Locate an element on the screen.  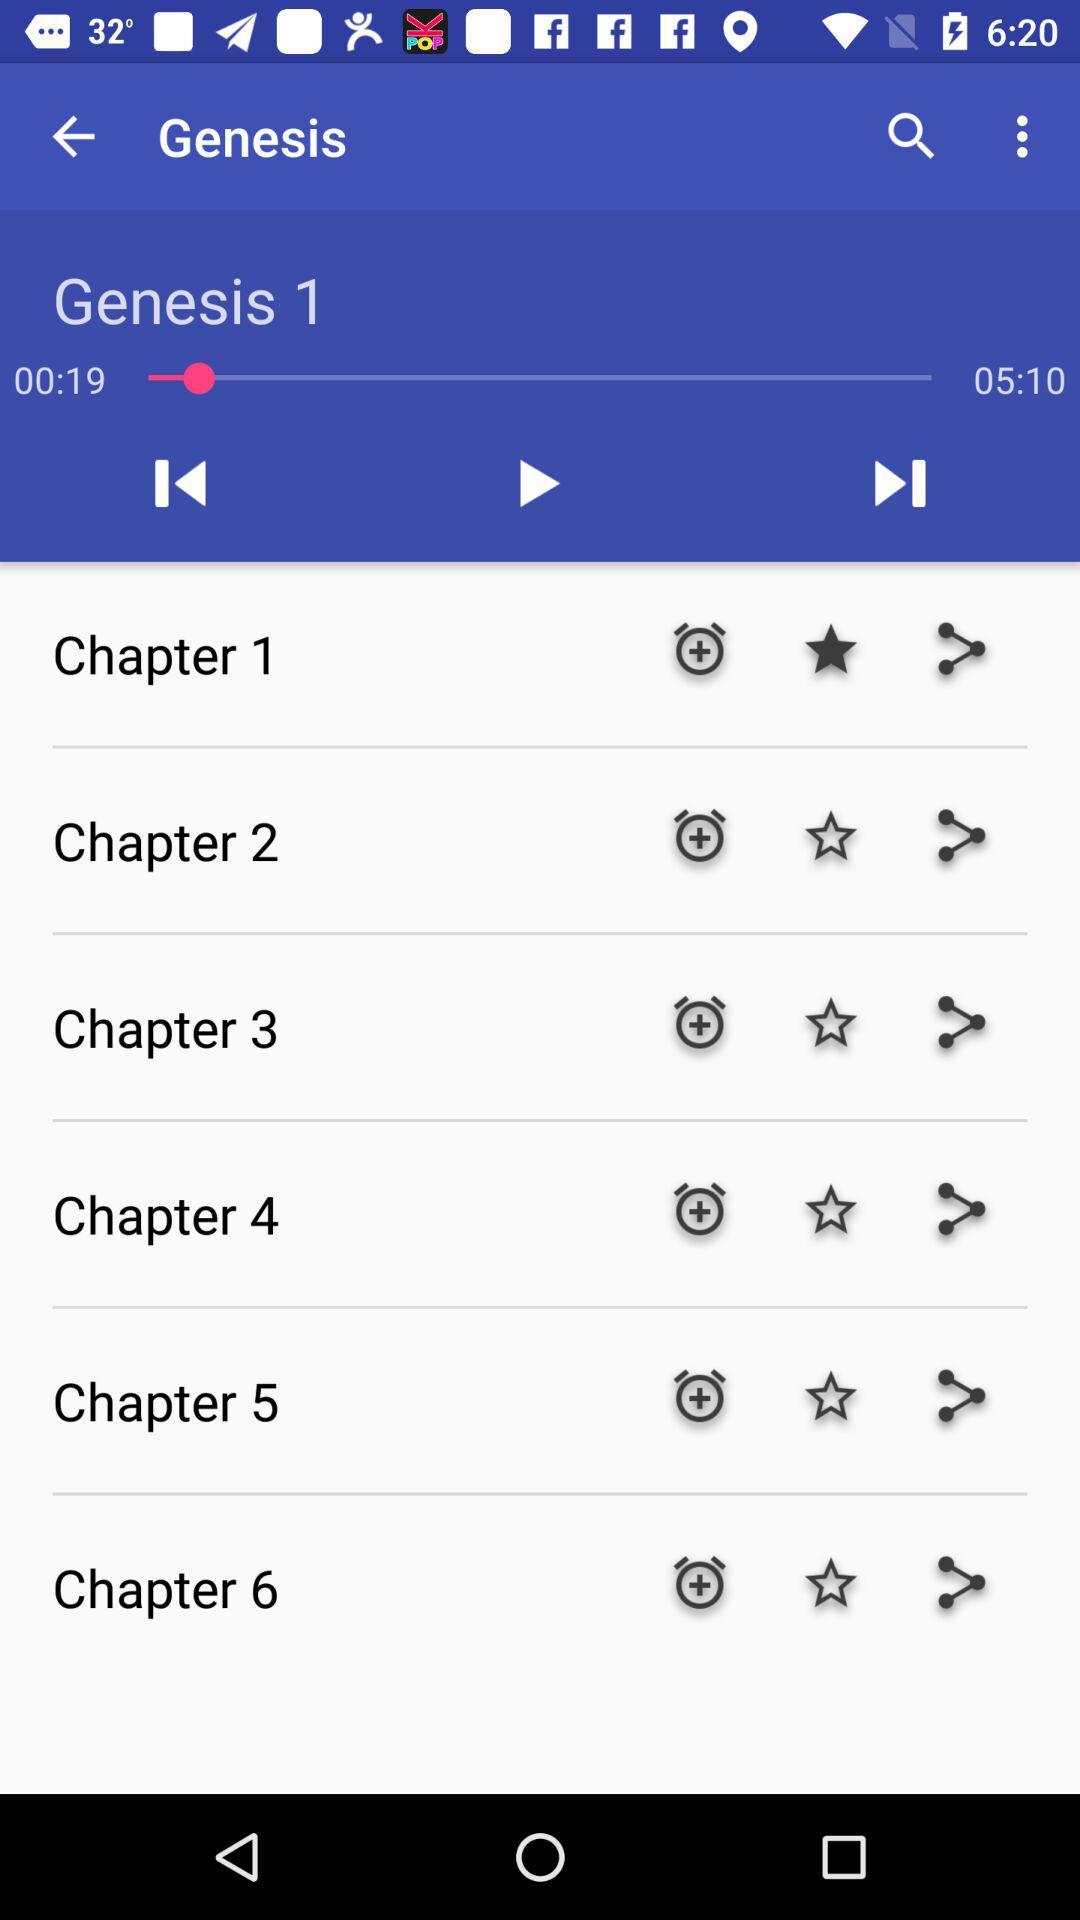
the skip_previous icon is located at coordinates (180, 483).